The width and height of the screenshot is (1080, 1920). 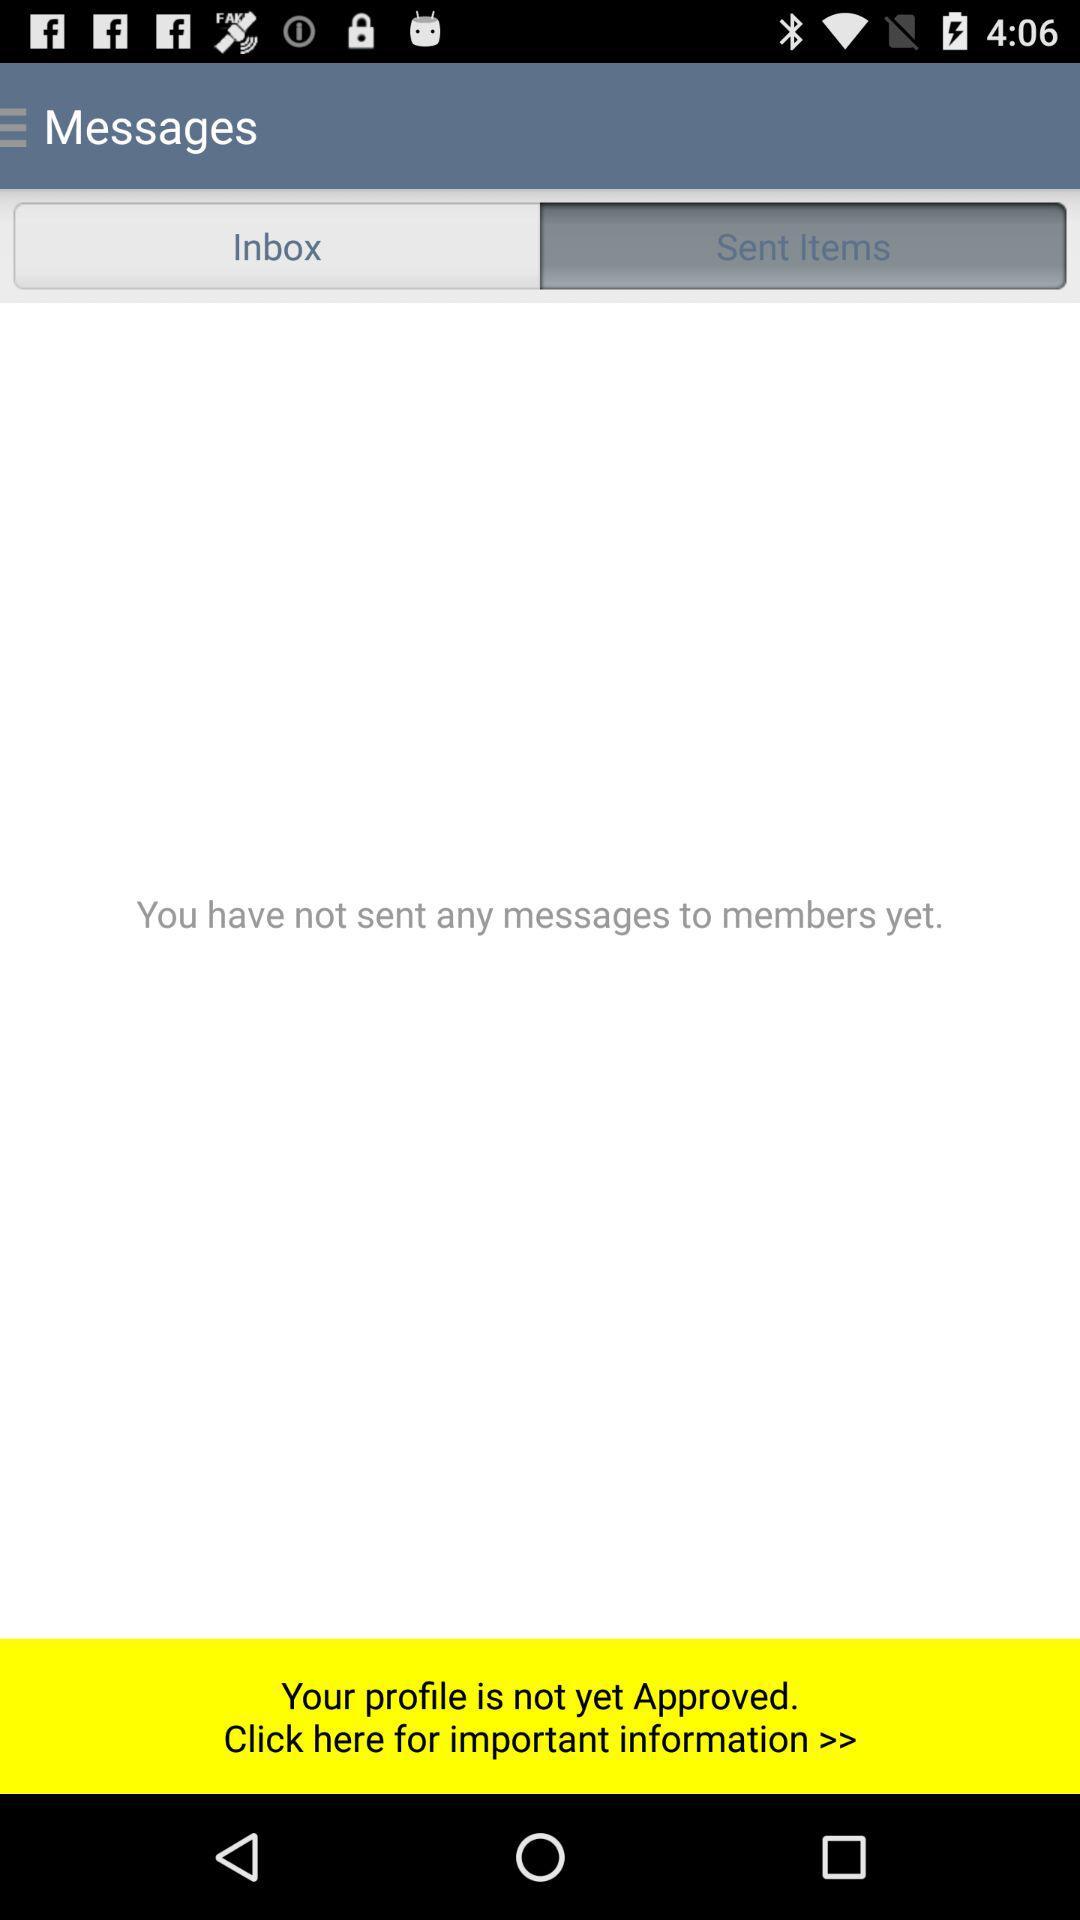 What do you see at coordinates (540, 970) in the screenshot?
I see `the color bar` at bounding box center [540, 970].